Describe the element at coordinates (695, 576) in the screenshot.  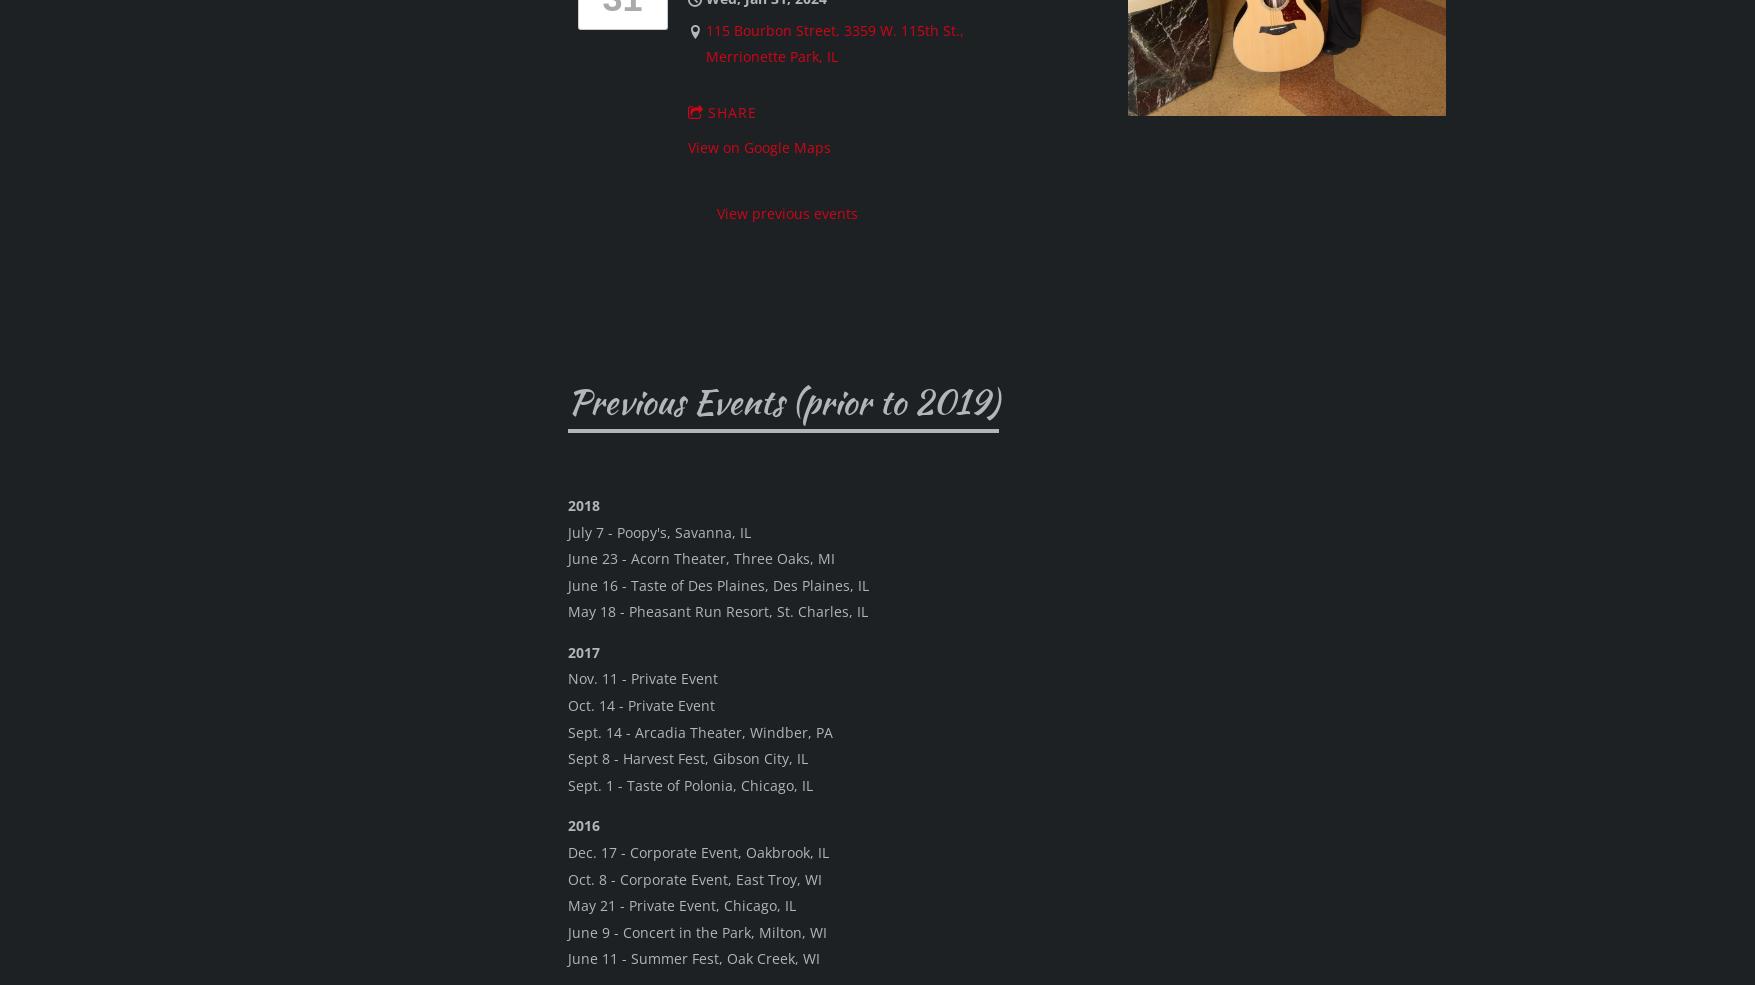
I see `'Shakers, Ottawa, IL'` at that location.